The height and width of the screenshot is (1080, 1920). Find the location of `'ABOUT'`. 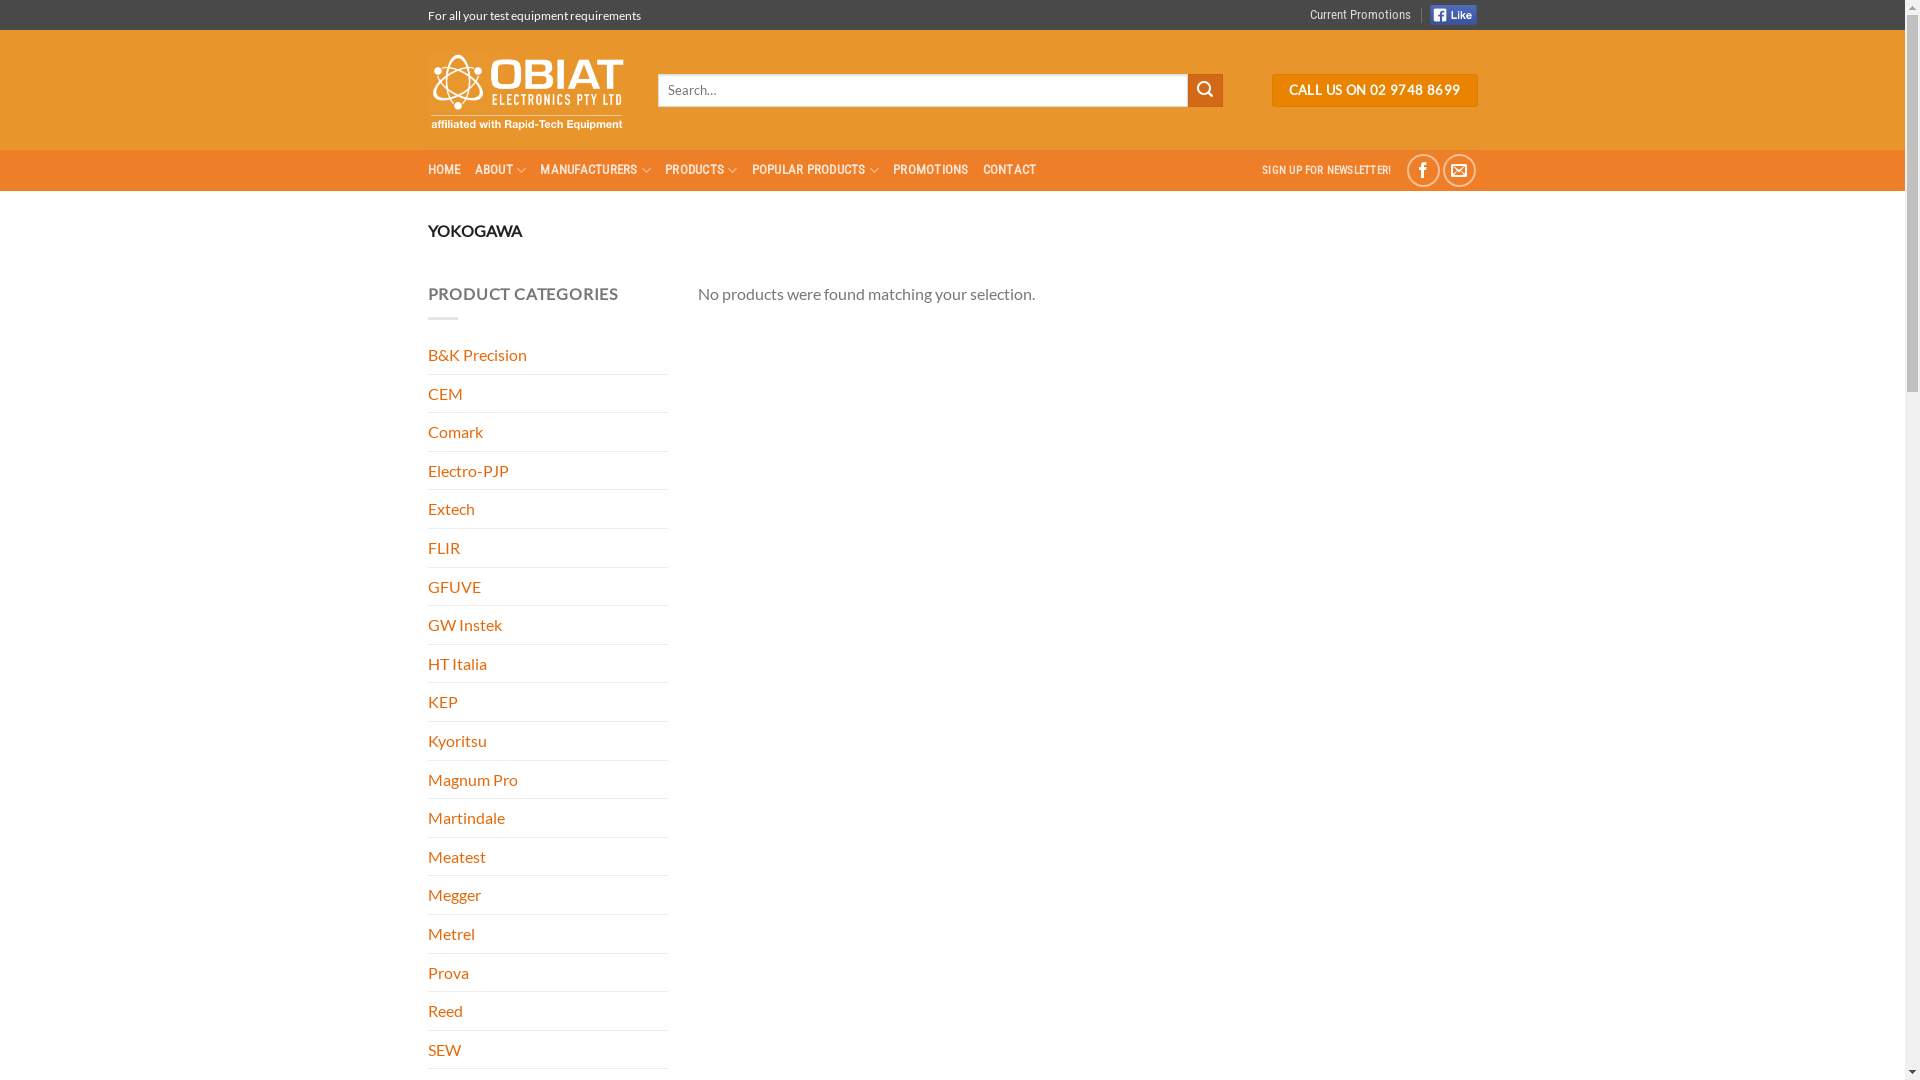

'ABOUT' is located at coordinates (474, 168).